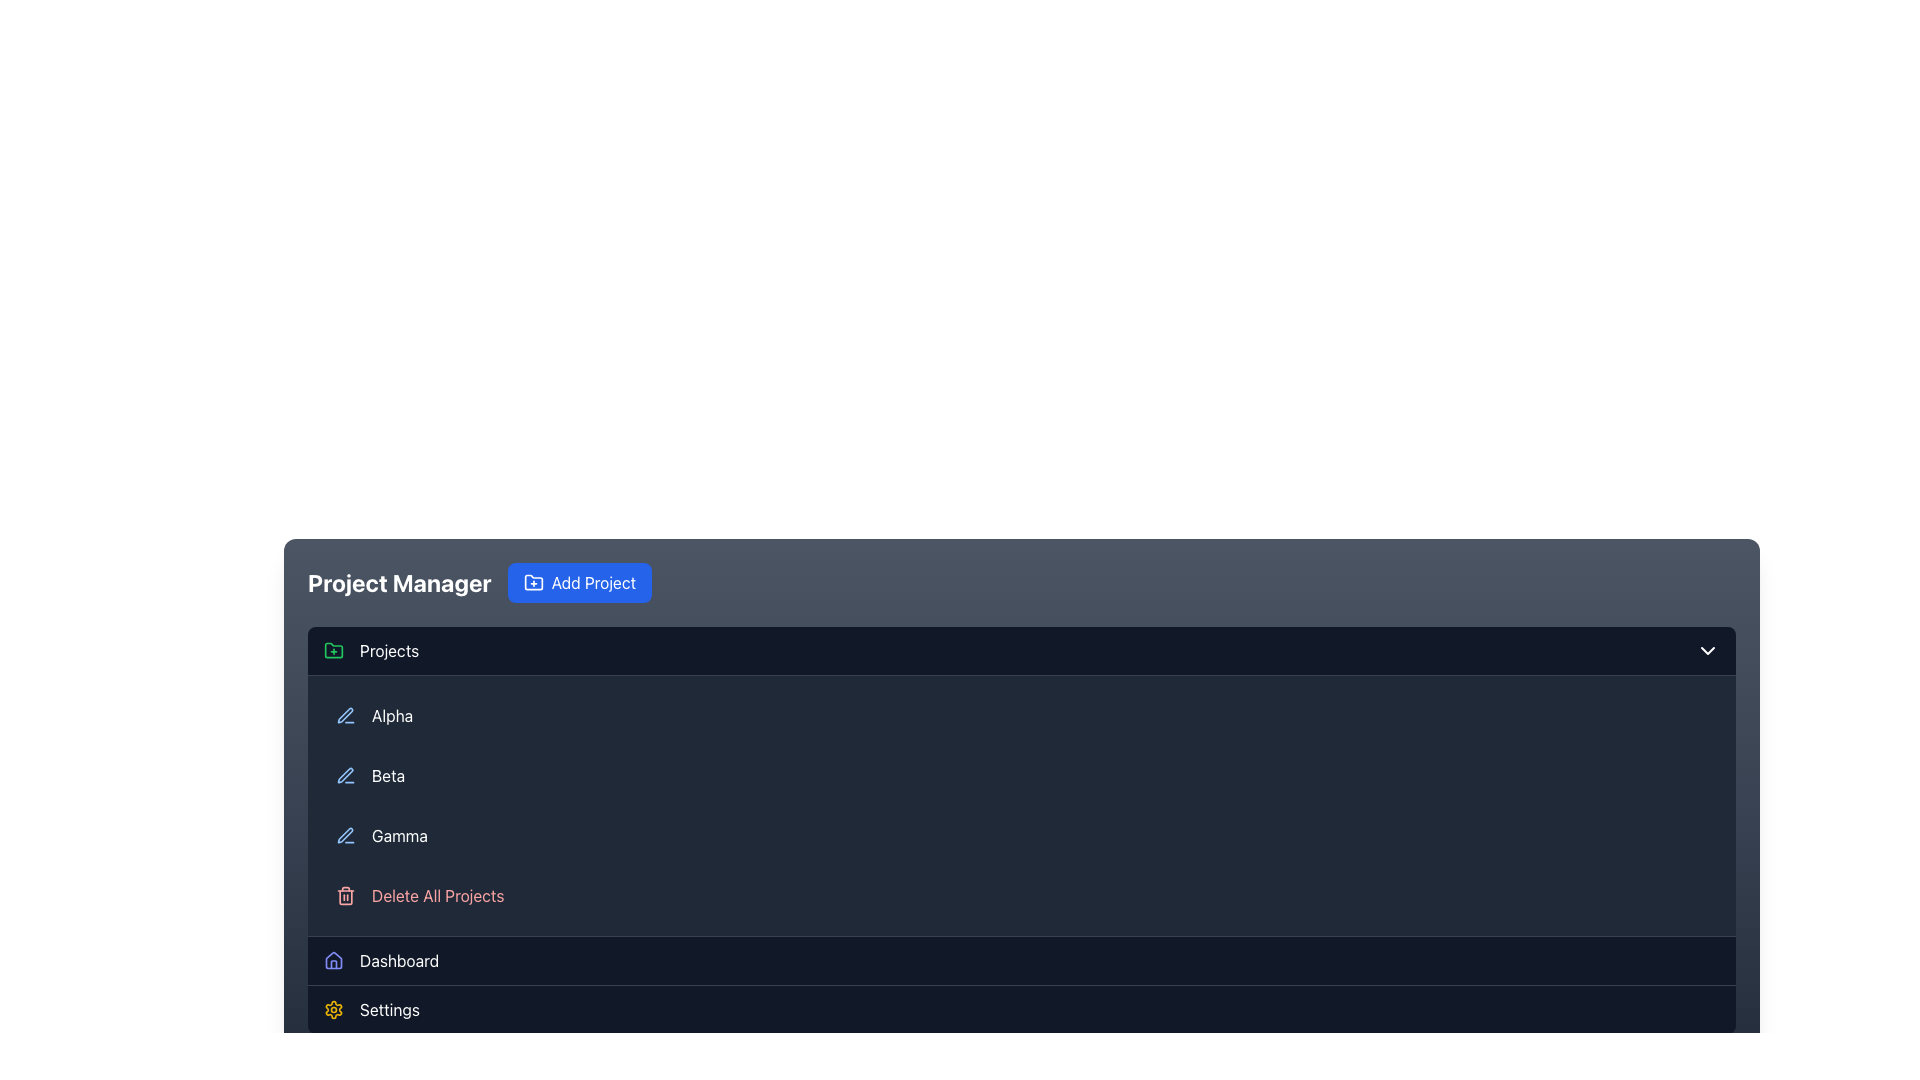 This screenshot has height=1080, width=1920. Describe the element at coordinates (334, 1010) in the screenshot. I see `the yellow cogwheel icon in the settings section of the sidebar` at that location.